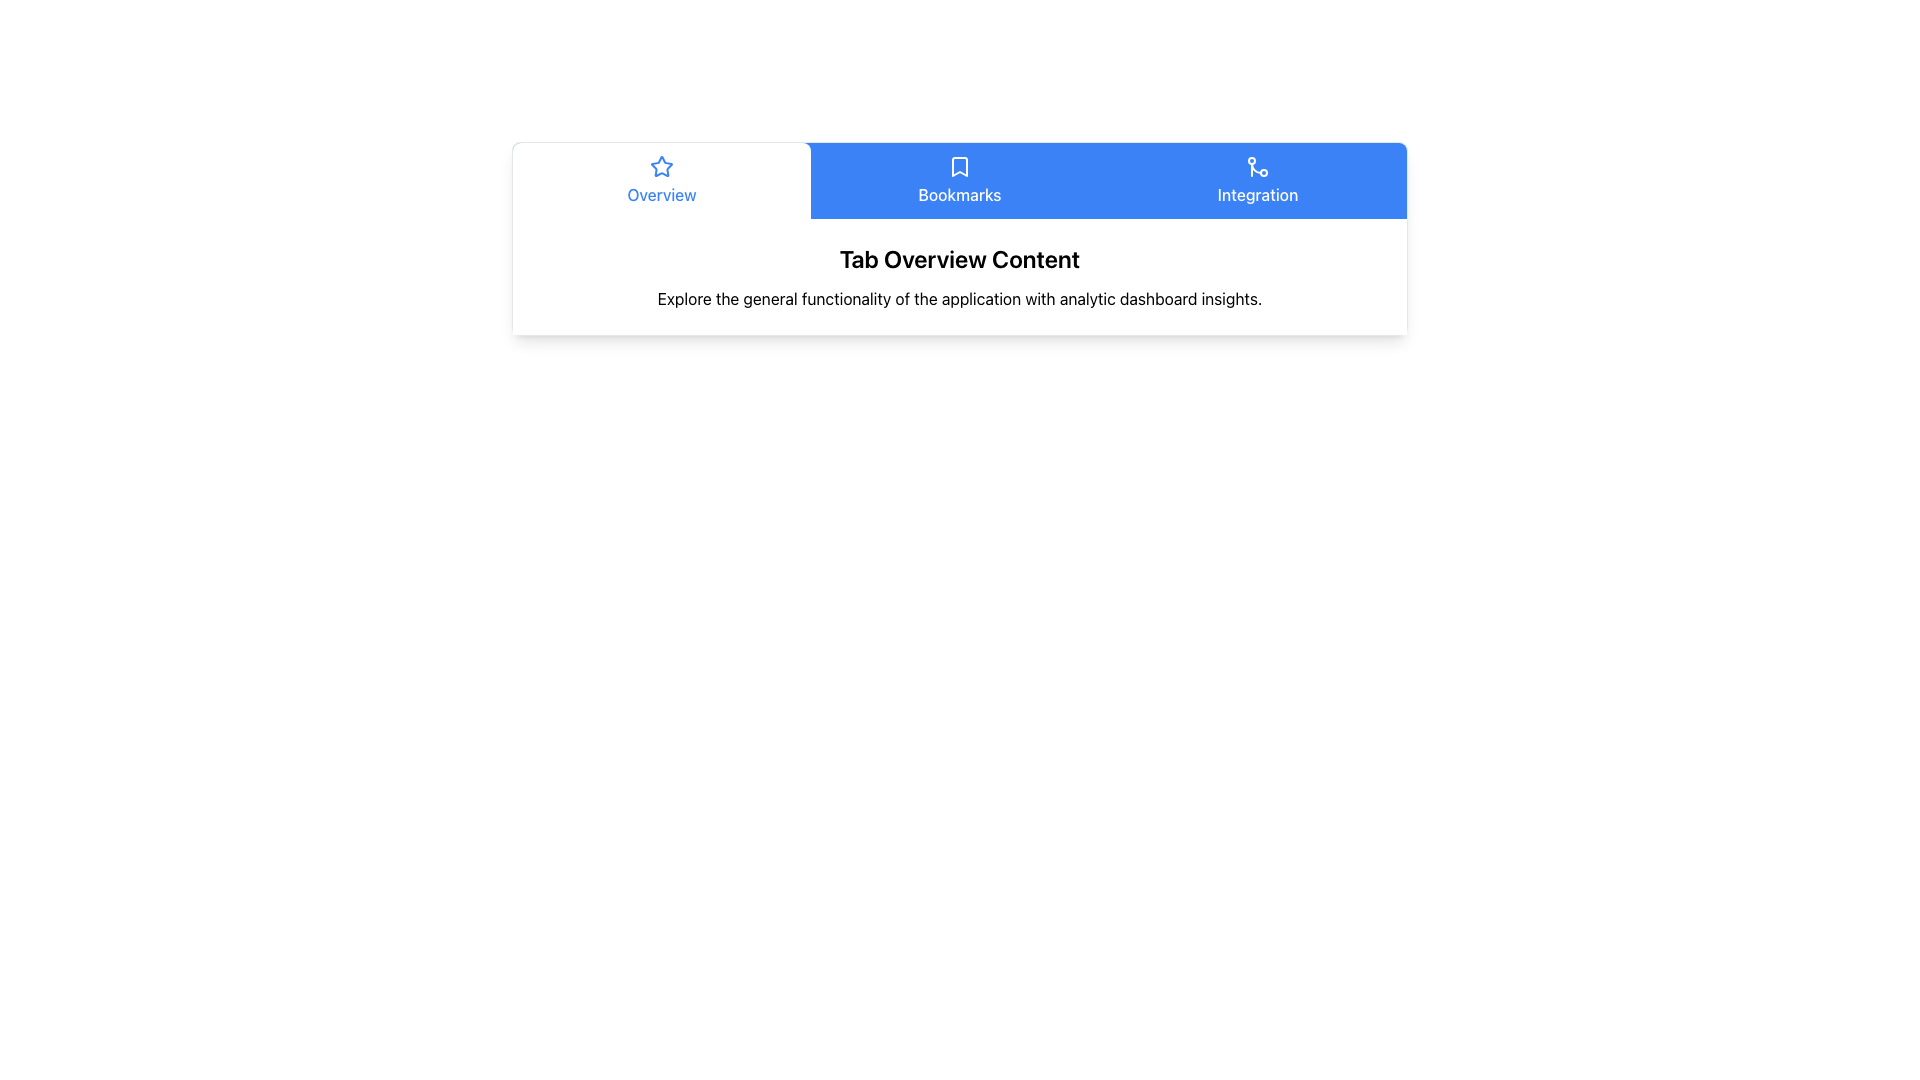 Image resolution: width=1920 pixels, height=1080 pixels. Describe the element at coordinates (960, 165) in the screenshot. I see `the bookmark icon located in the navigation bar` at that location.